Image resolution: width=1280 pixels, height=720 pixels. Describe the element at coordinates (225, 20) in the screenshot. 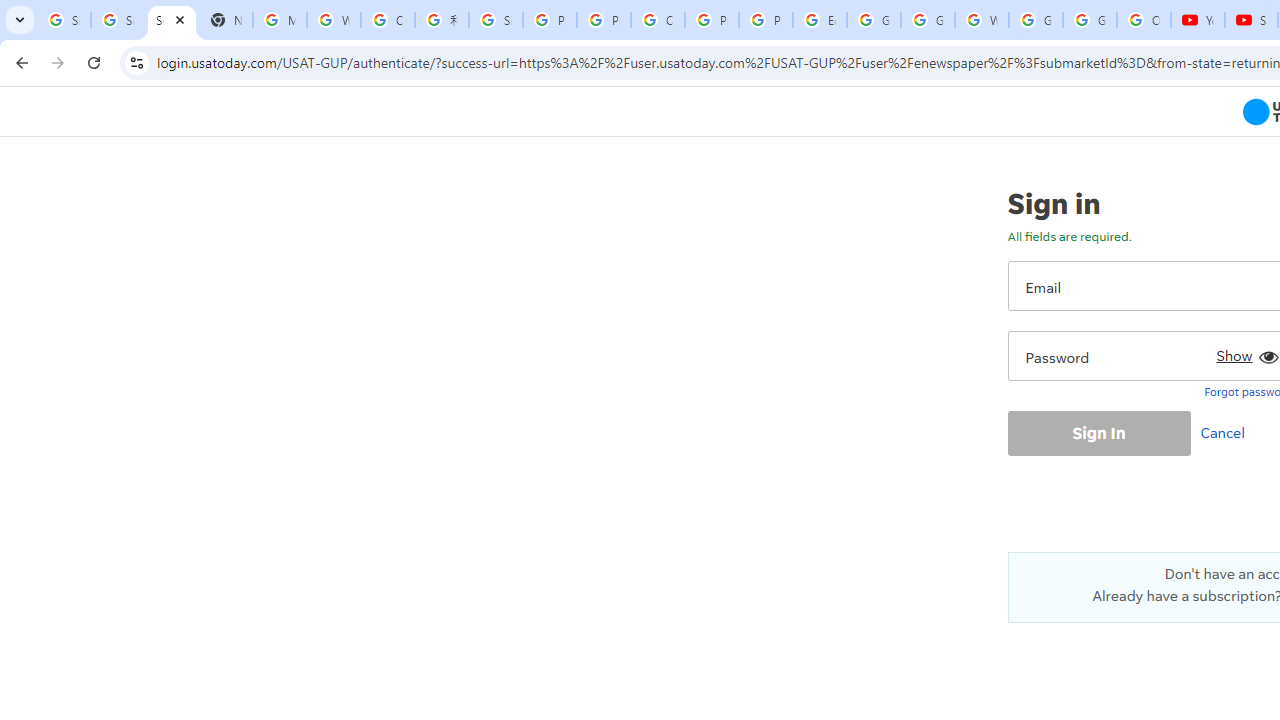

I see `'New Tab'` at that location.